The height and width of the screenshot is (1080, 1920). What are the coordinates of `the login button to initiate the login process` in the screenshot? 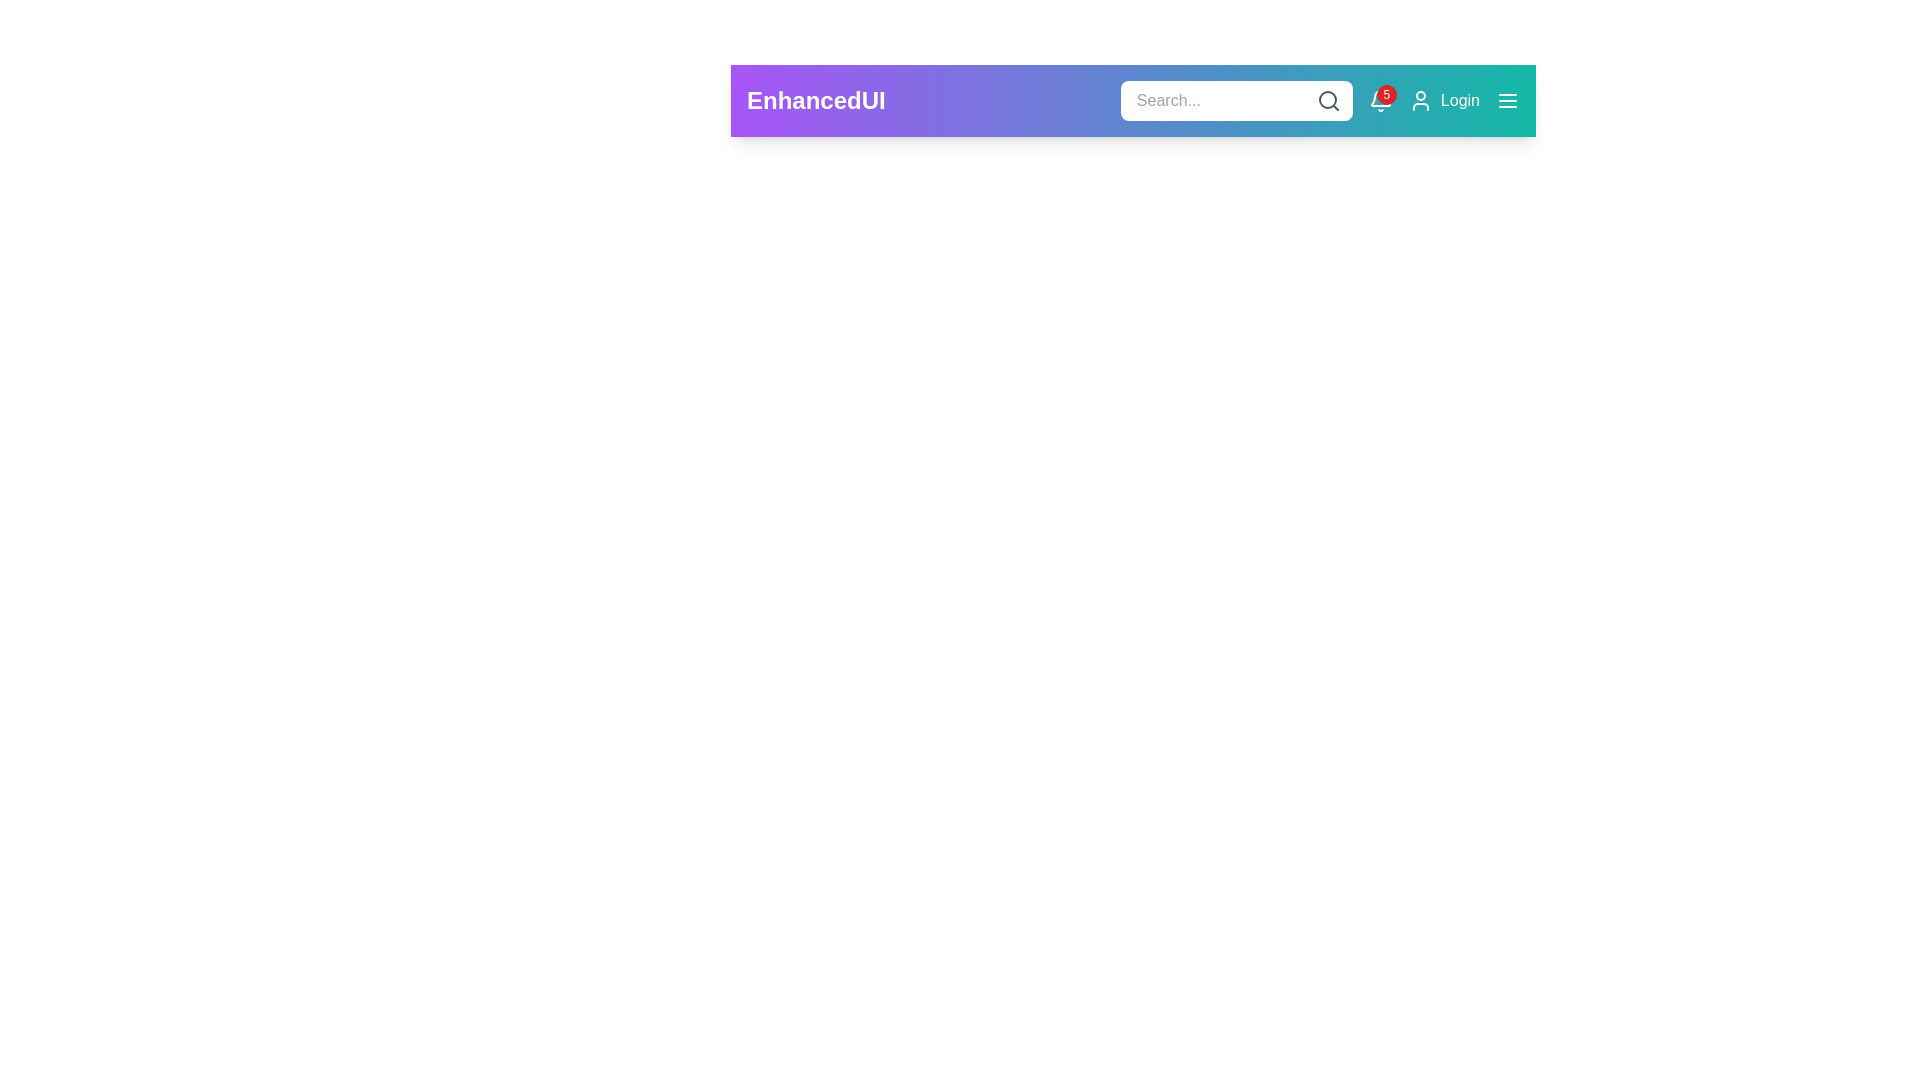 It's located at (1444, 100).